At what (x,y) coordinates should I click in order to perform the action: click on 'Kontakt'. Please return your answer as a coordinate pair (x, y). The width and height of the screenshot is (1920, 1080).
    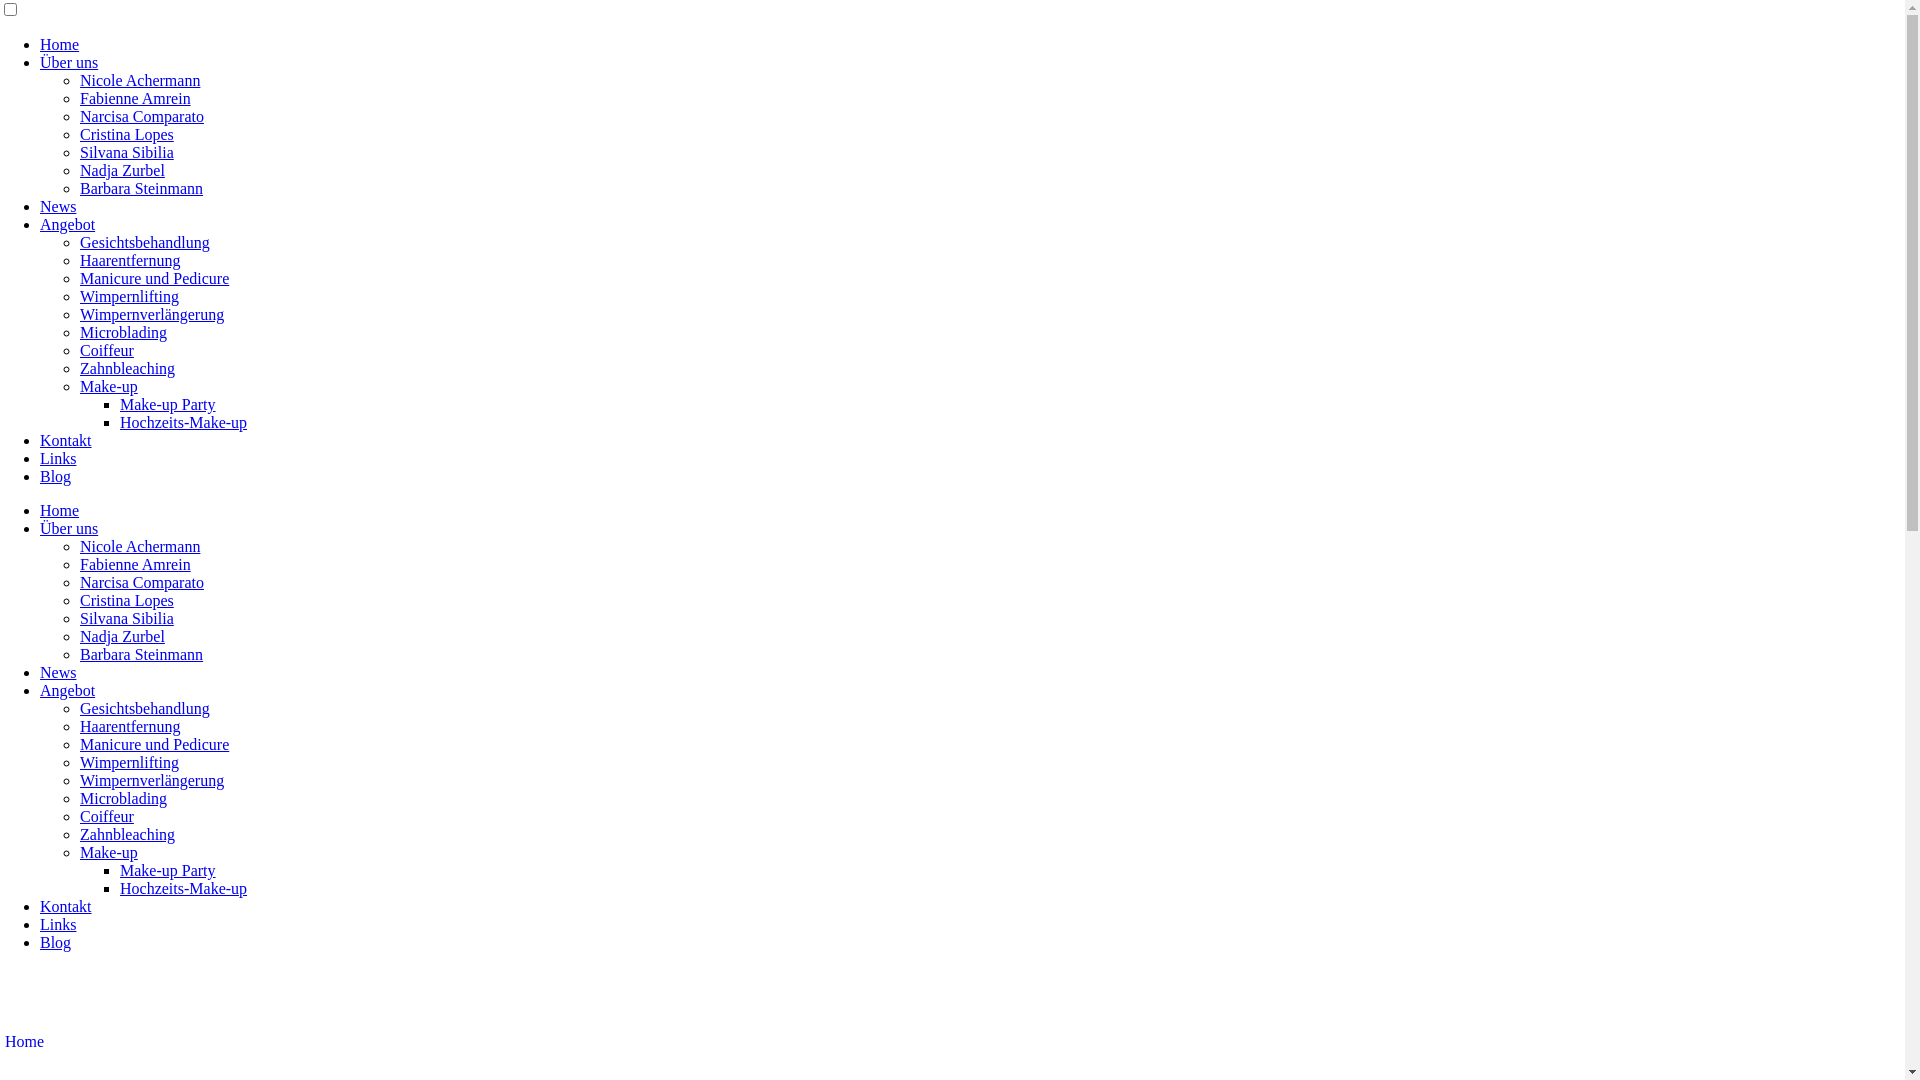
    Looking at the image, I should click on (66, 906).